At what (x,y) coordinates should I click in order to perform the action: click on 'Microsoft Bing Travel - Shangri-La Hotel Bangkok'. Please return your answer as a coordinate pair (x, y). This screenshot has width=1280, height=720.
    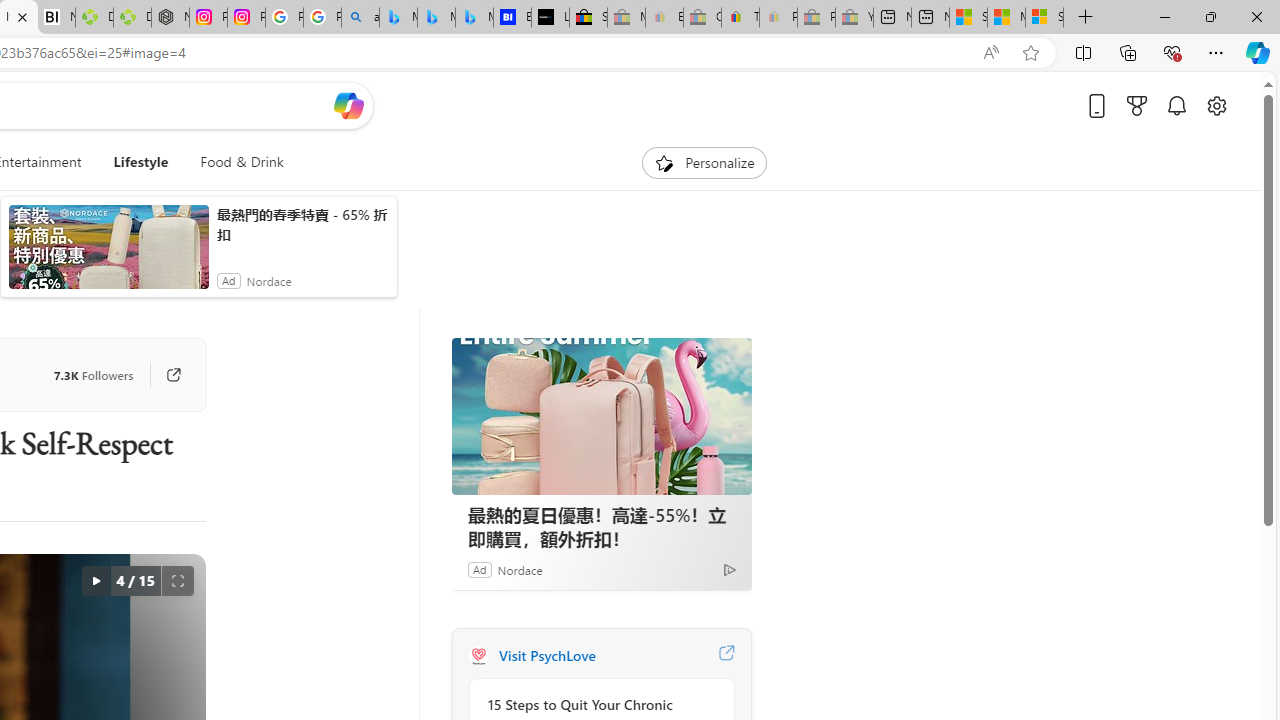
    Looking at the image, I should click on (473, 17).